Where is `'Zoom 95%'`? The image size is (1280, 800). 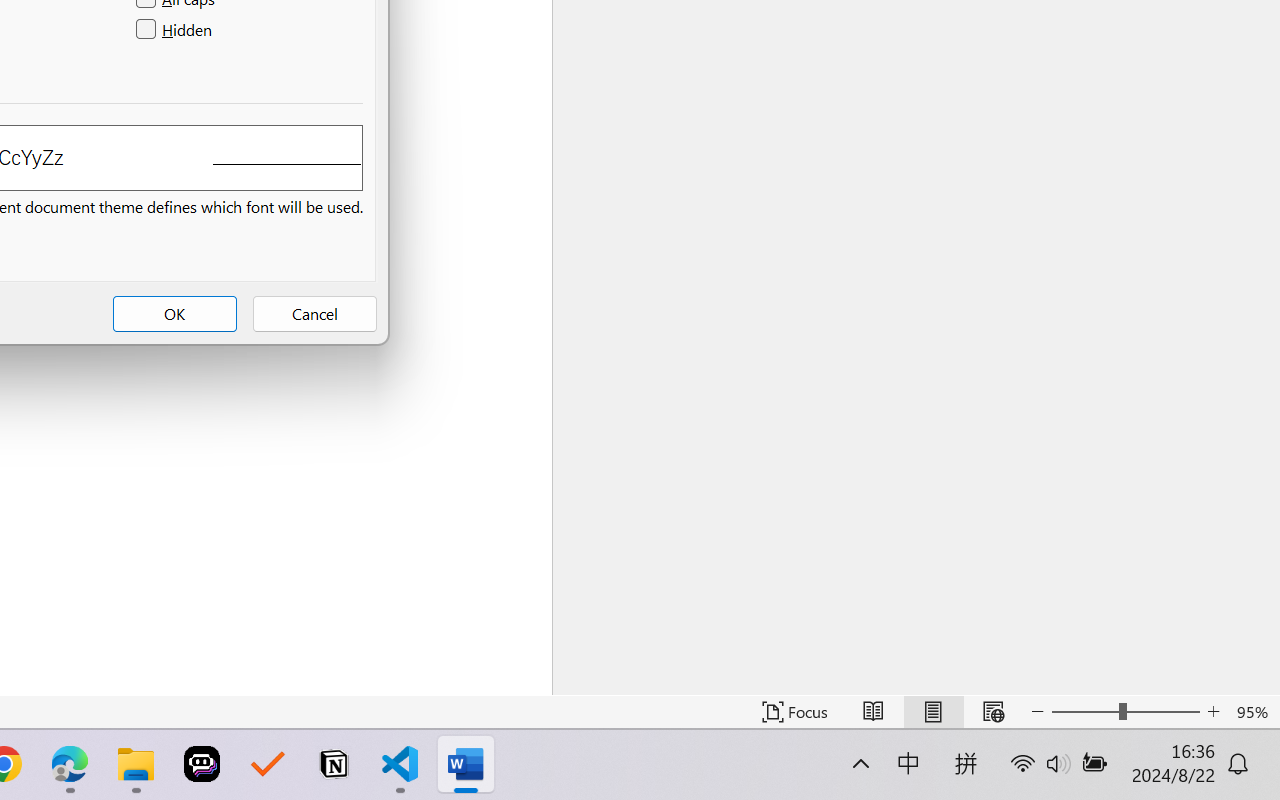
'Zoom 95%' is located at coordinates (1252, 711).